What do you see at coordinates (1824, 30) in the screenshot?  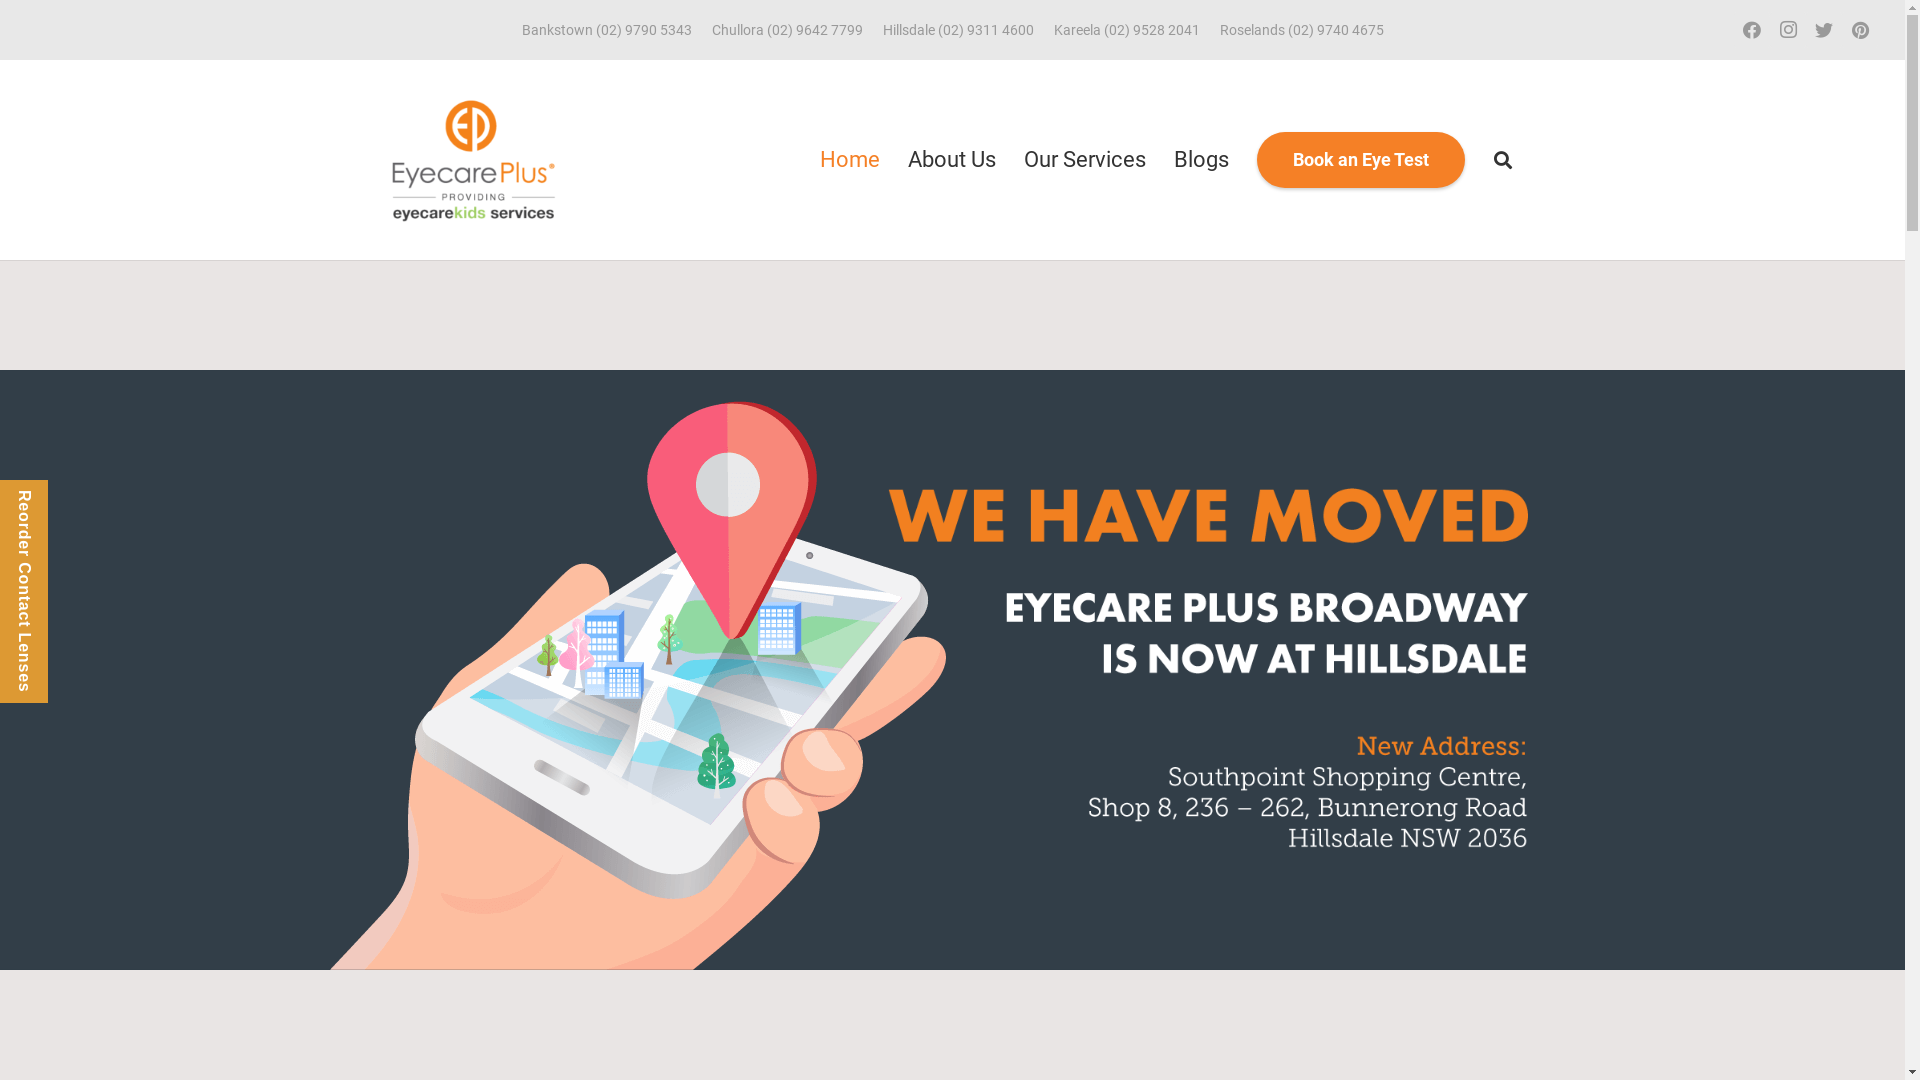 I see `'Twitter'` at bounding box center [1824, 30].